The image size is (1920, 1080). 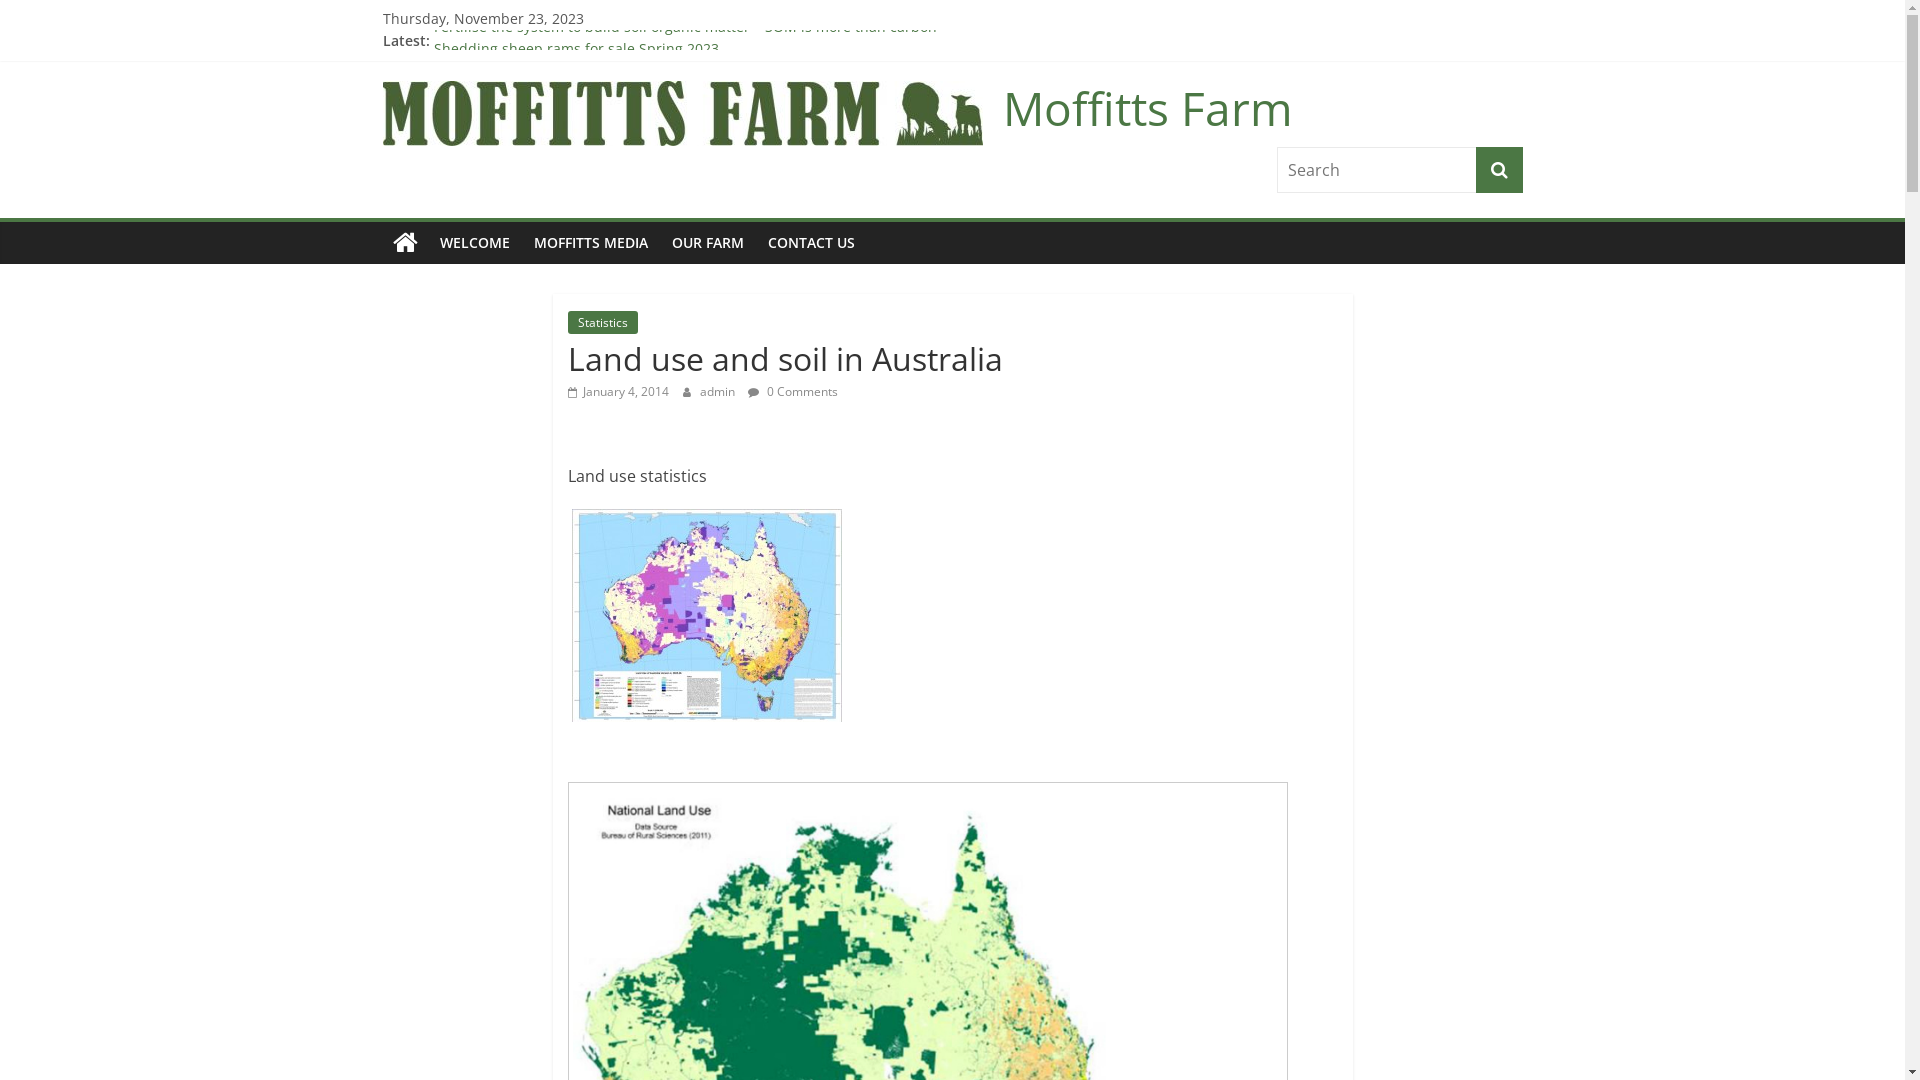 I want to click on 'January 4, 2014', so click(x=617, y=391).